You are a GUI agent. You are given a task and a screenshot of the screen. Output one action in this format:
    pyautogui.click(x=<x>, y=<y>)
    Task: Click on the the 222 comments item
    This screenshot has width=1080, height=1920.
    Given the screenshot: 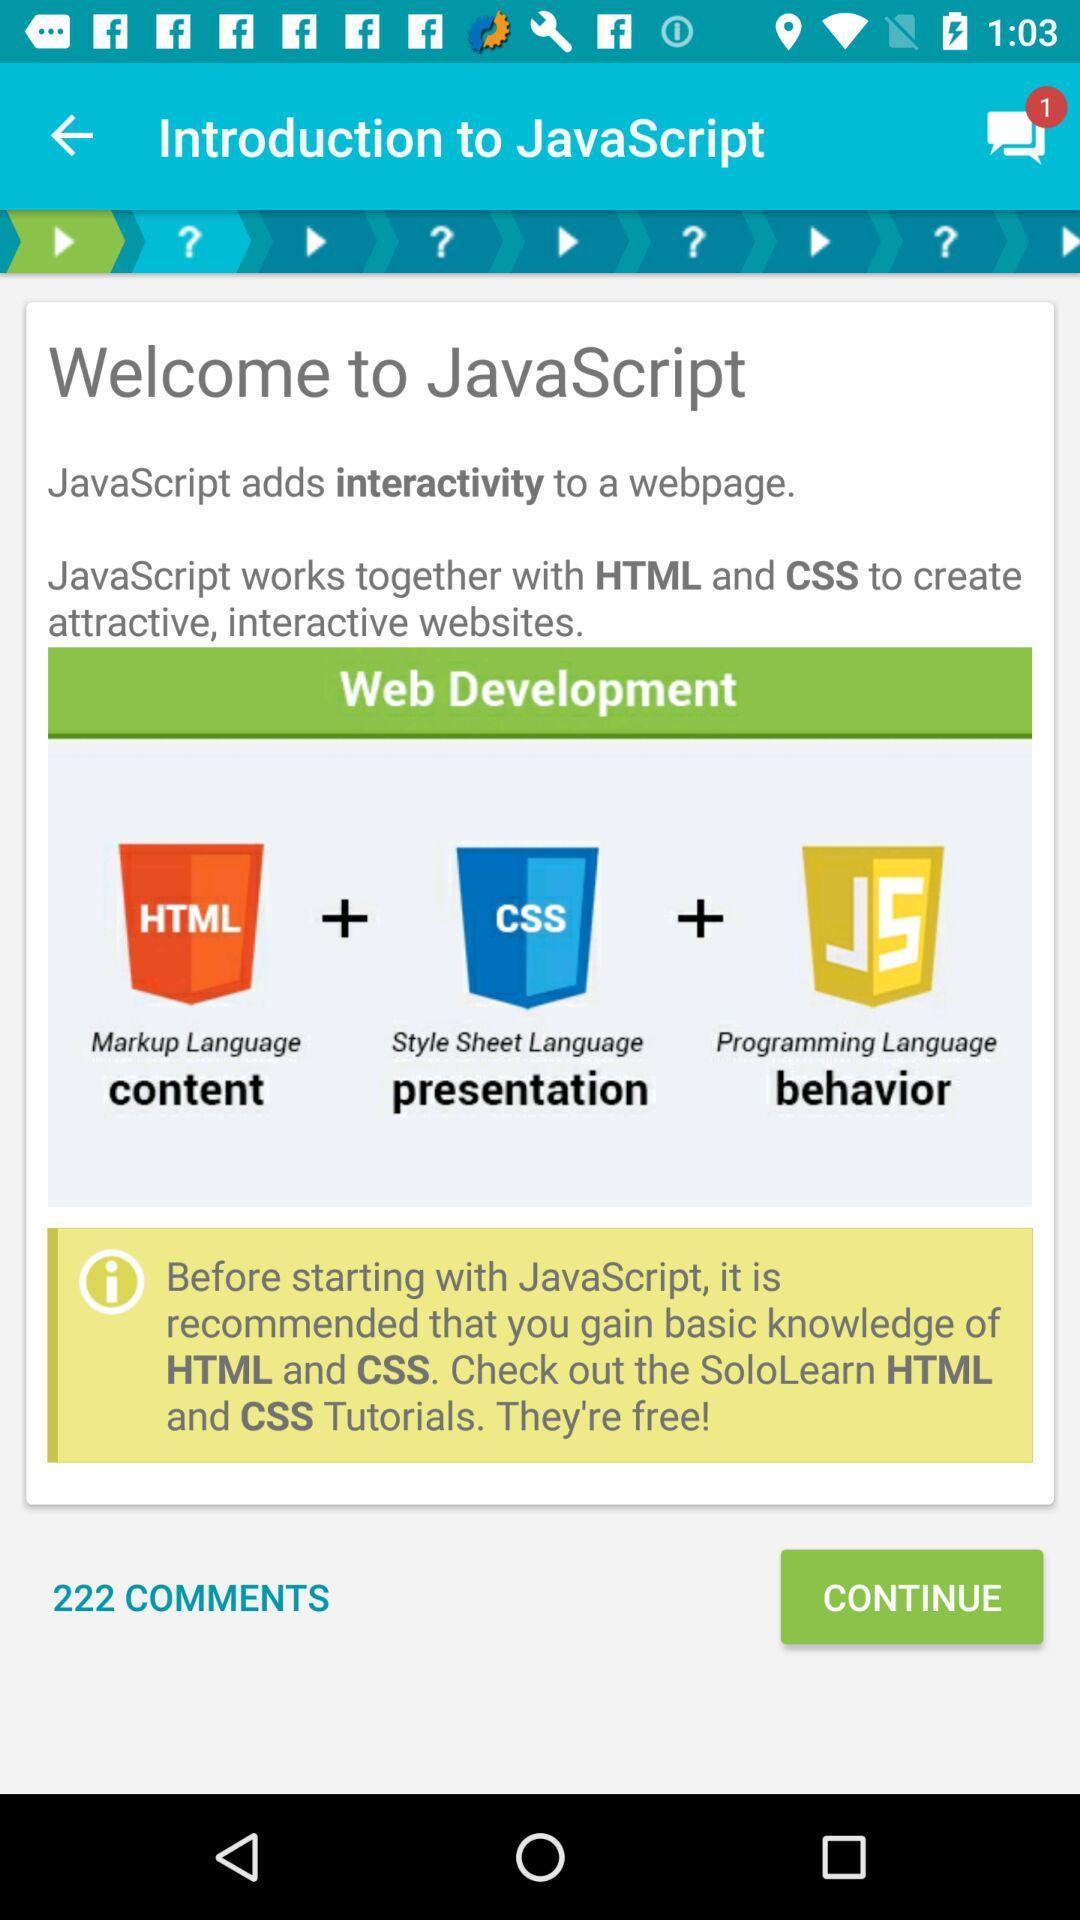 What is the action you would take?
    pyautogui.click(x=191, y=1595)
    